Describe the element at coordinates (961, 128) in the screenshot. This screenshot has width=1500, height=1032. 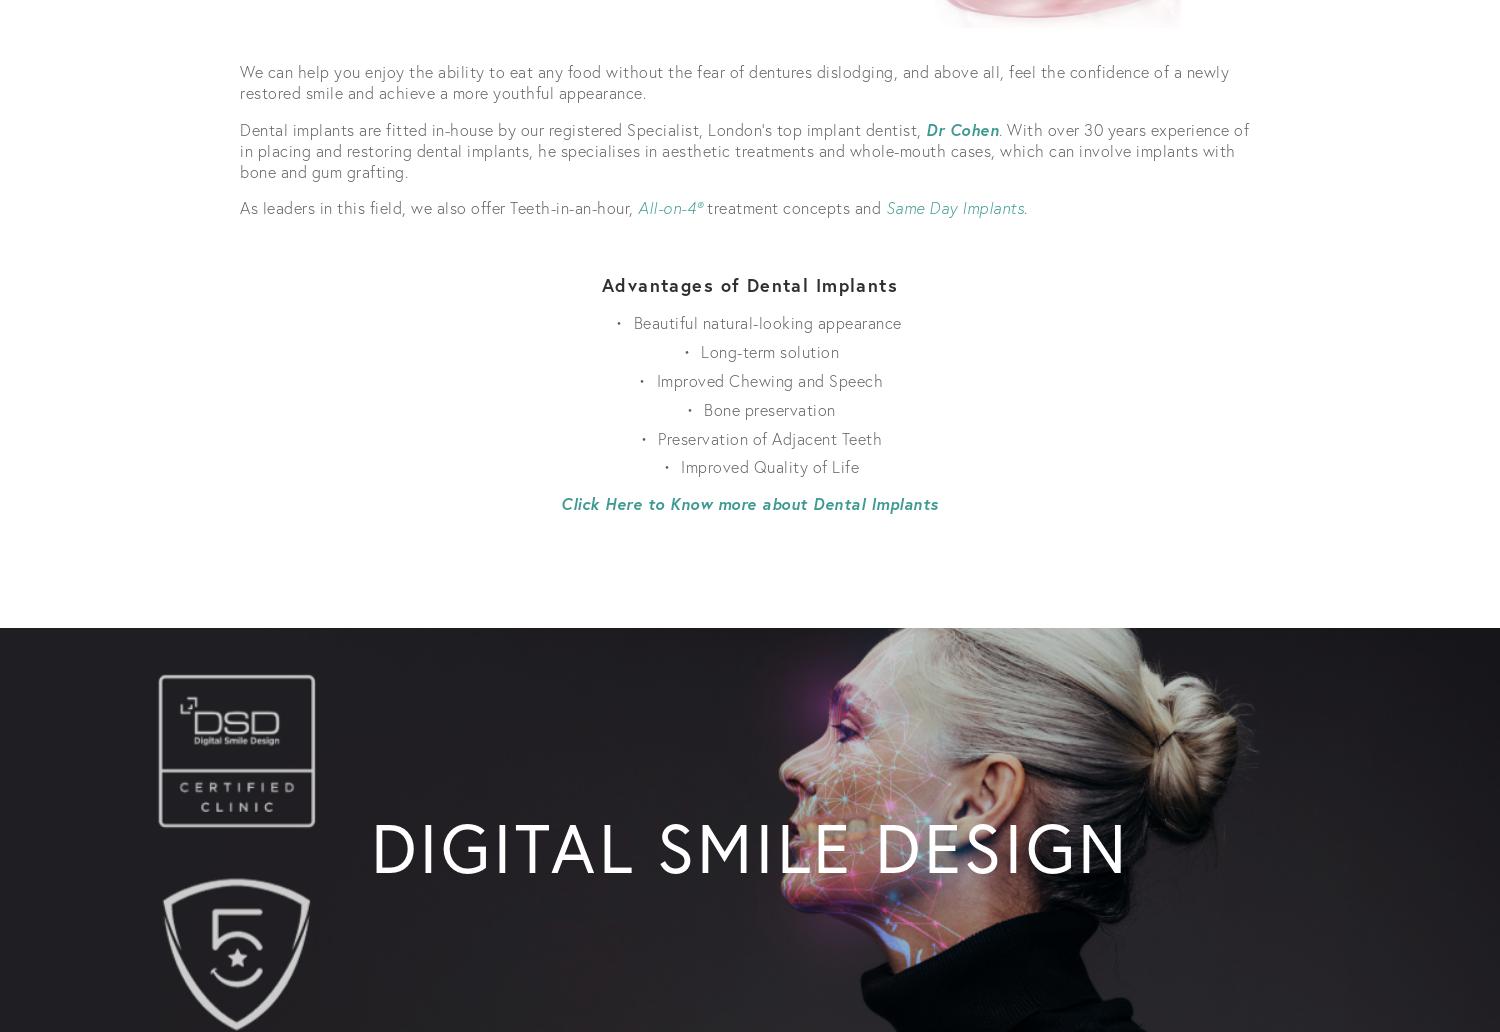
I see `'Dr Cohen'` at that location.